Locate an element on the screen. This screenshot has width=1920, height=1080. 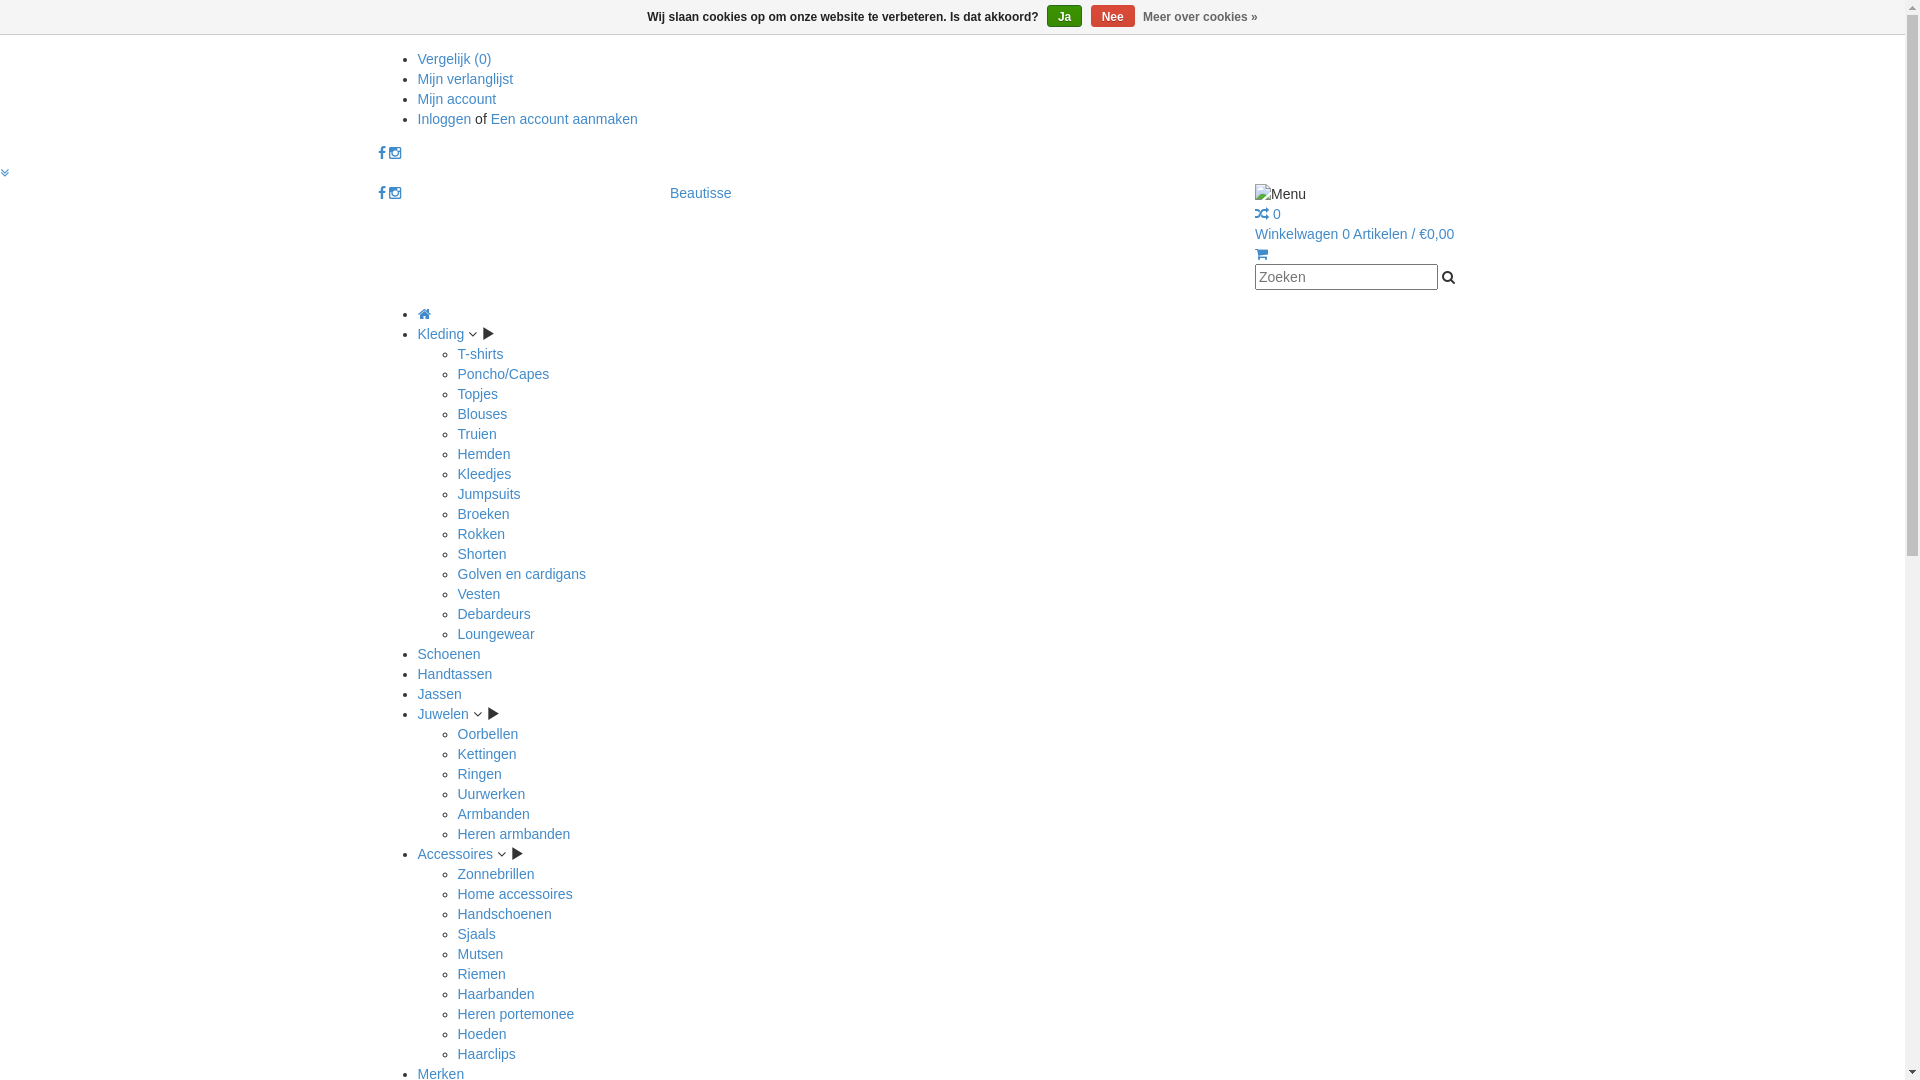
'Juwelen' is located at coordinates (442, 712).